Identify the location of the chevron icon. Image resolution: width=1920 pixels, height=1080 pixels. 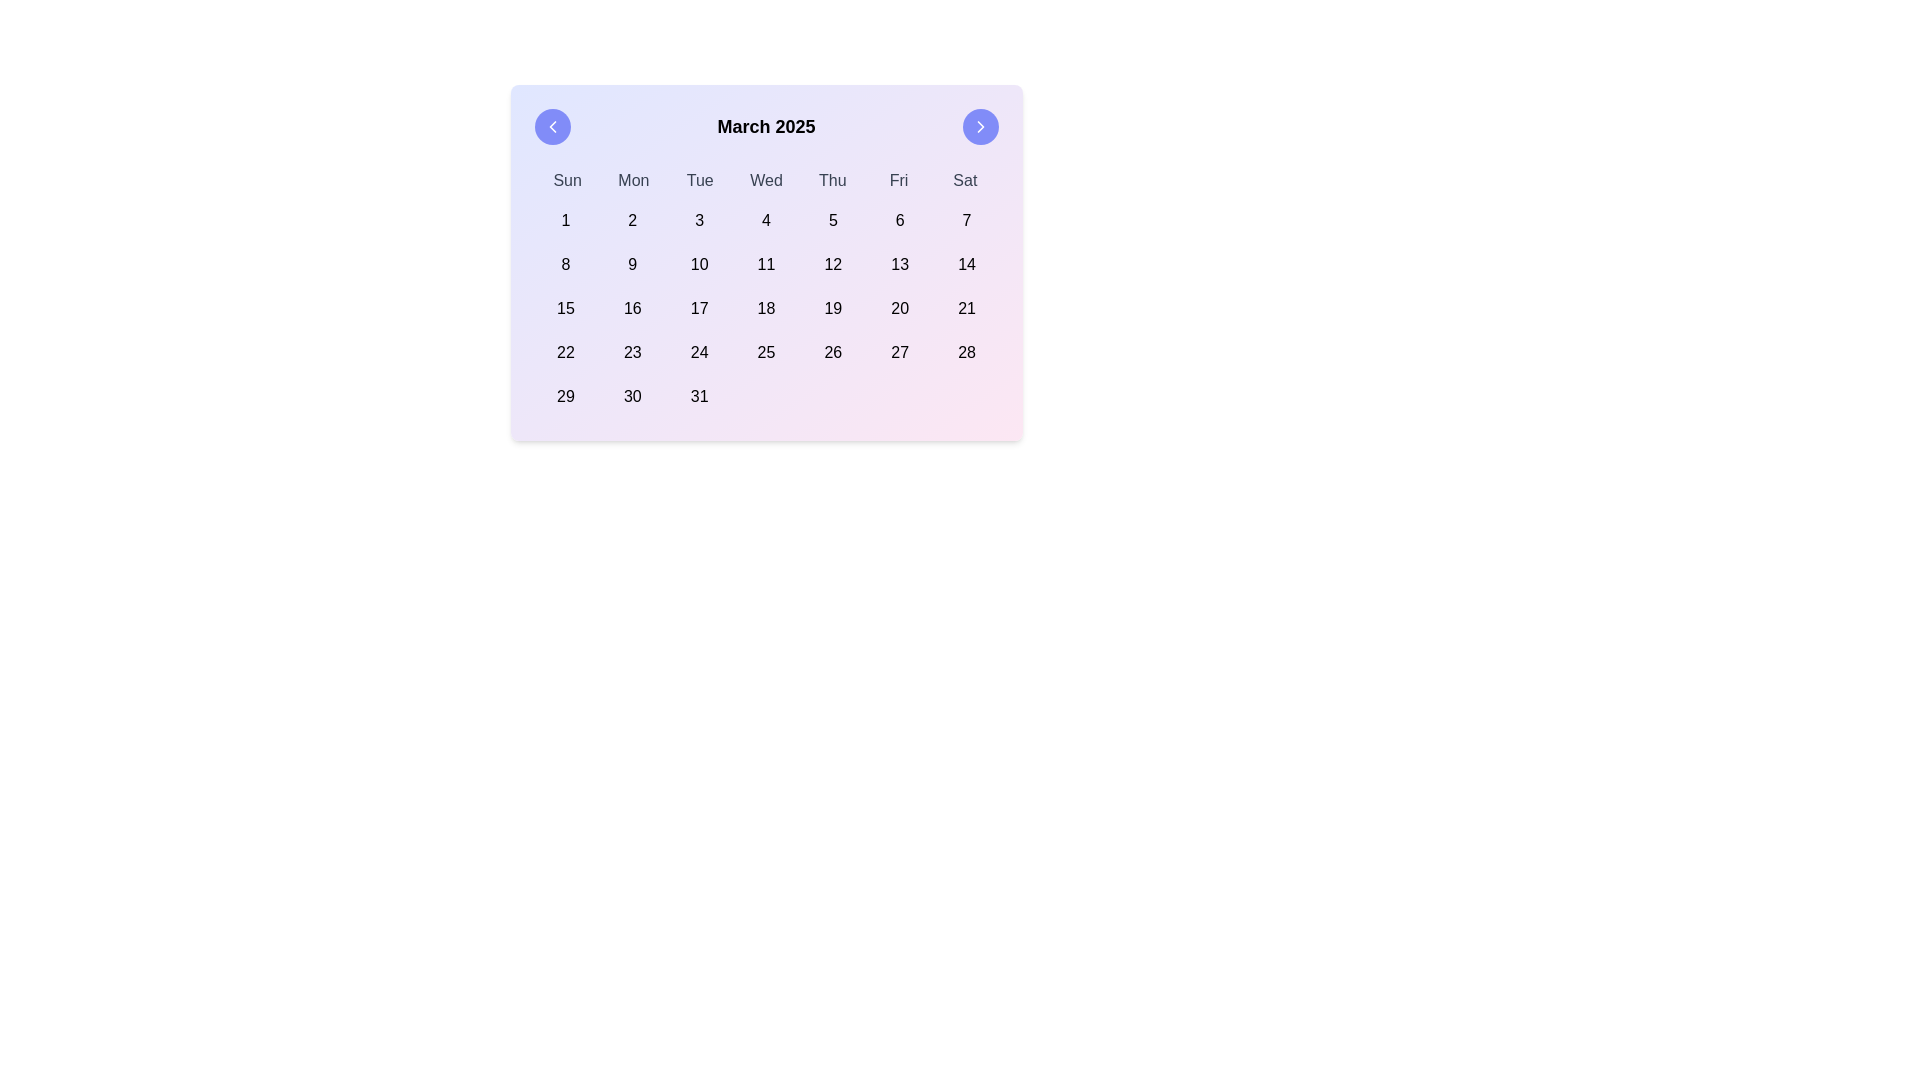
(980, 127).